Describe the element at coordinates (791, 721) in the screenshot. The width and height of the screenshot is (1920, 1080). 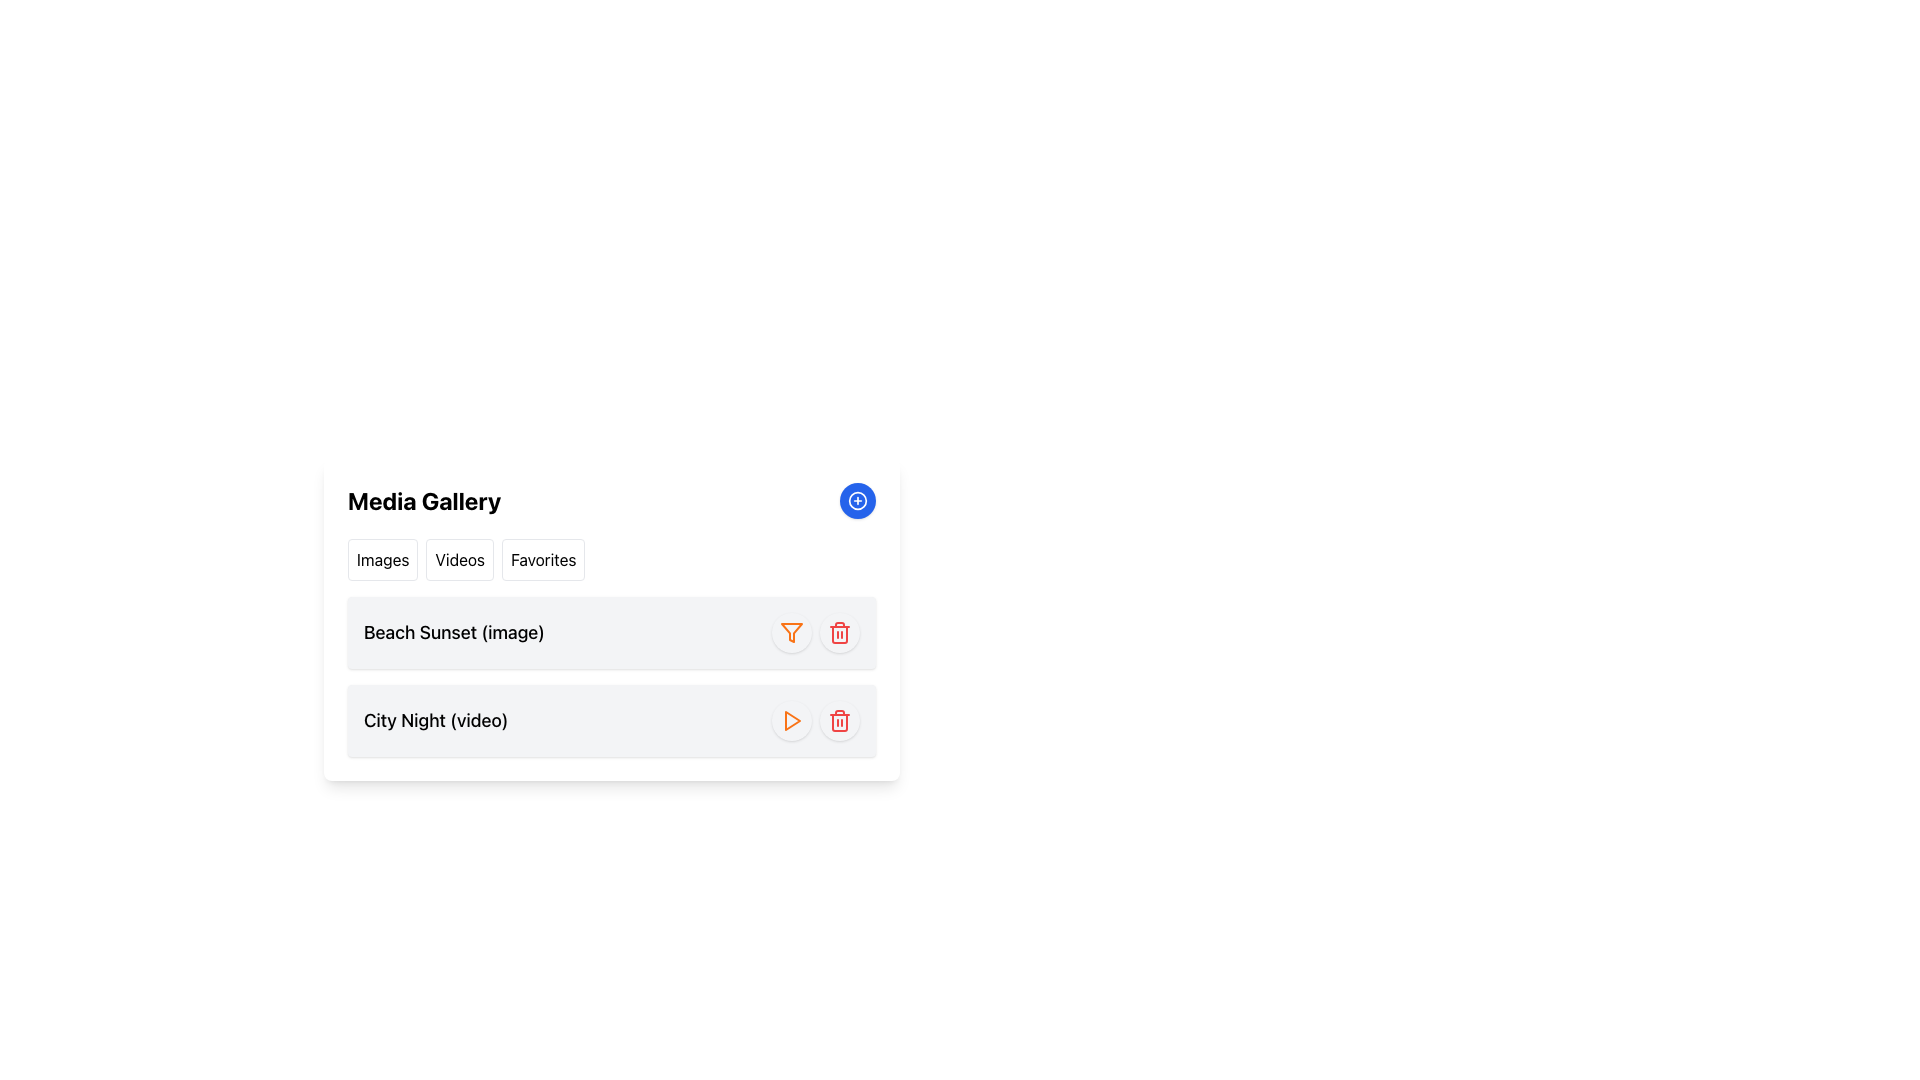
I see `the circular play button with an orange outline` at that location.